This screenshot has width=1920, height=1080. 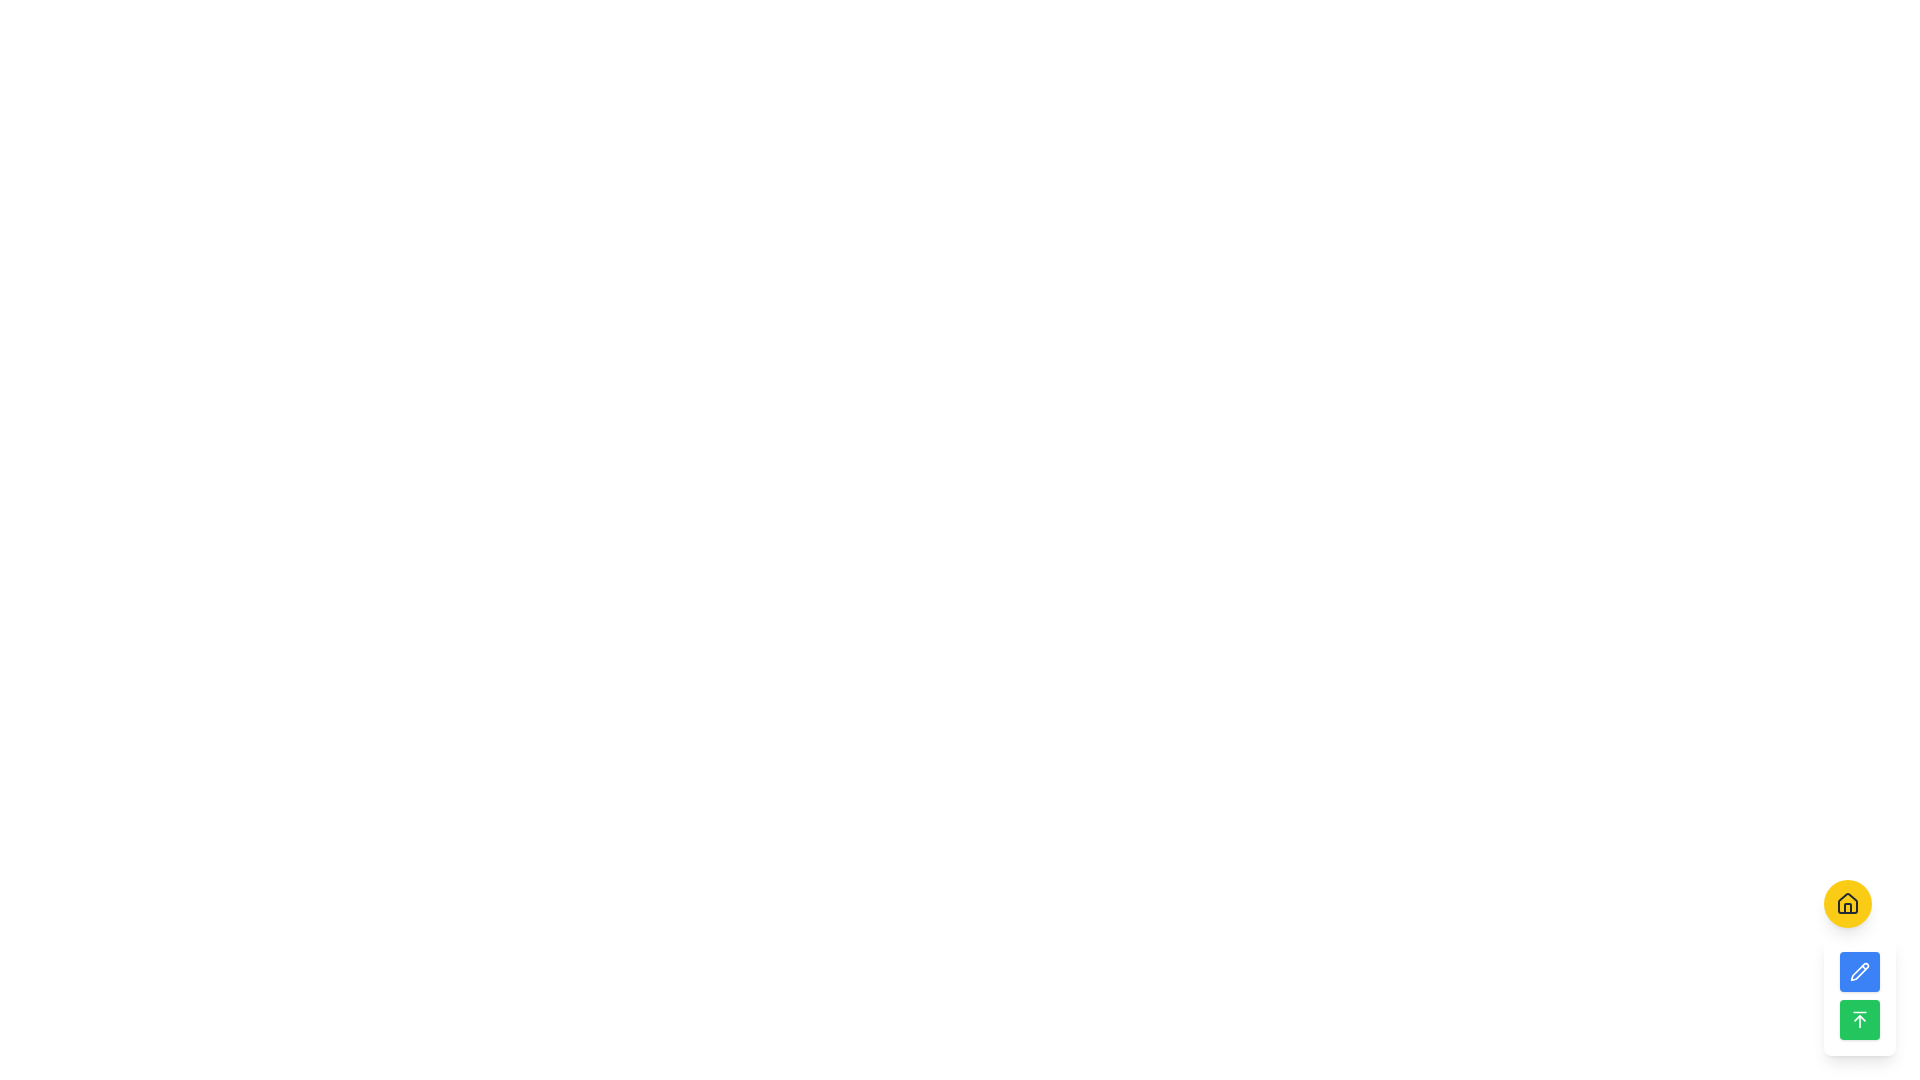 What do you see at coordinates (1859, 1019) in the screenshot?
I see `the green circular button icon located at the bottom-right of the interface` at bounding box center [1859, 1019].